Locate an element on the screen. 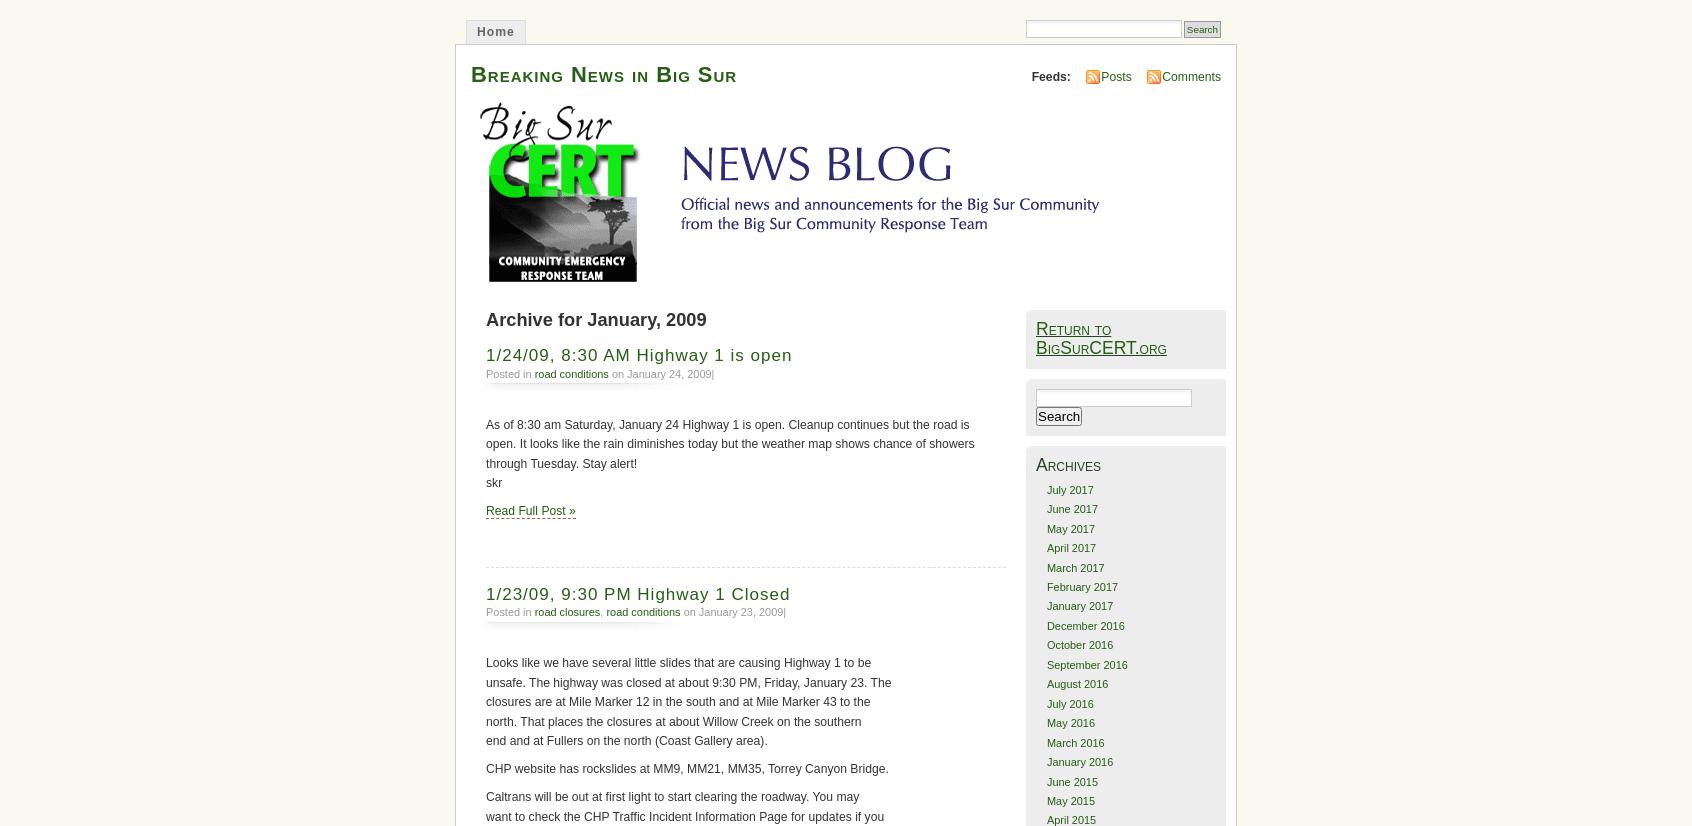 Image resolution: width=1692 pixels, height=826 pixels. 'October 2016' is located at coordinates (1079, 644).